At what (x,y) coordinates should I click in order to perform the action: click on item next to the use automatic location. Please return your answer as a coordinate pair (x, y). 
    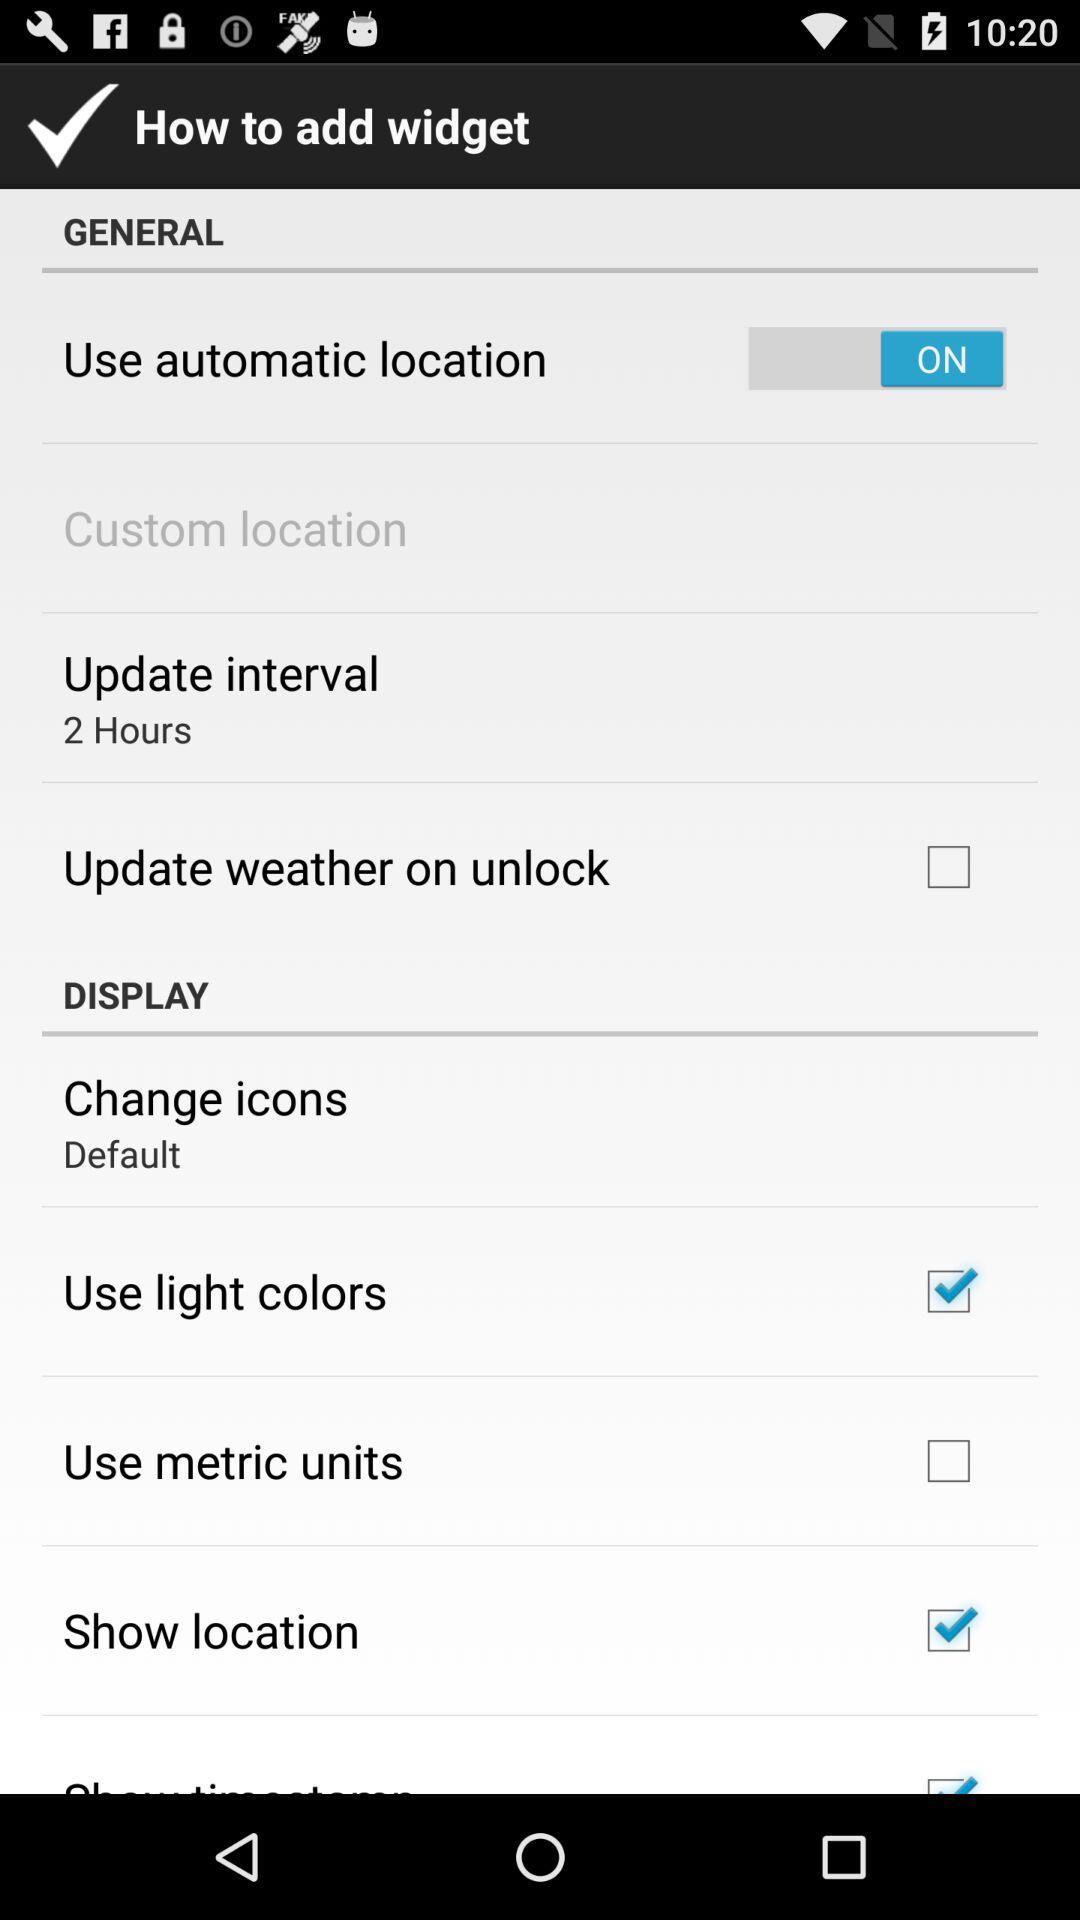
    Looking at the image, I should click on (876, 358).